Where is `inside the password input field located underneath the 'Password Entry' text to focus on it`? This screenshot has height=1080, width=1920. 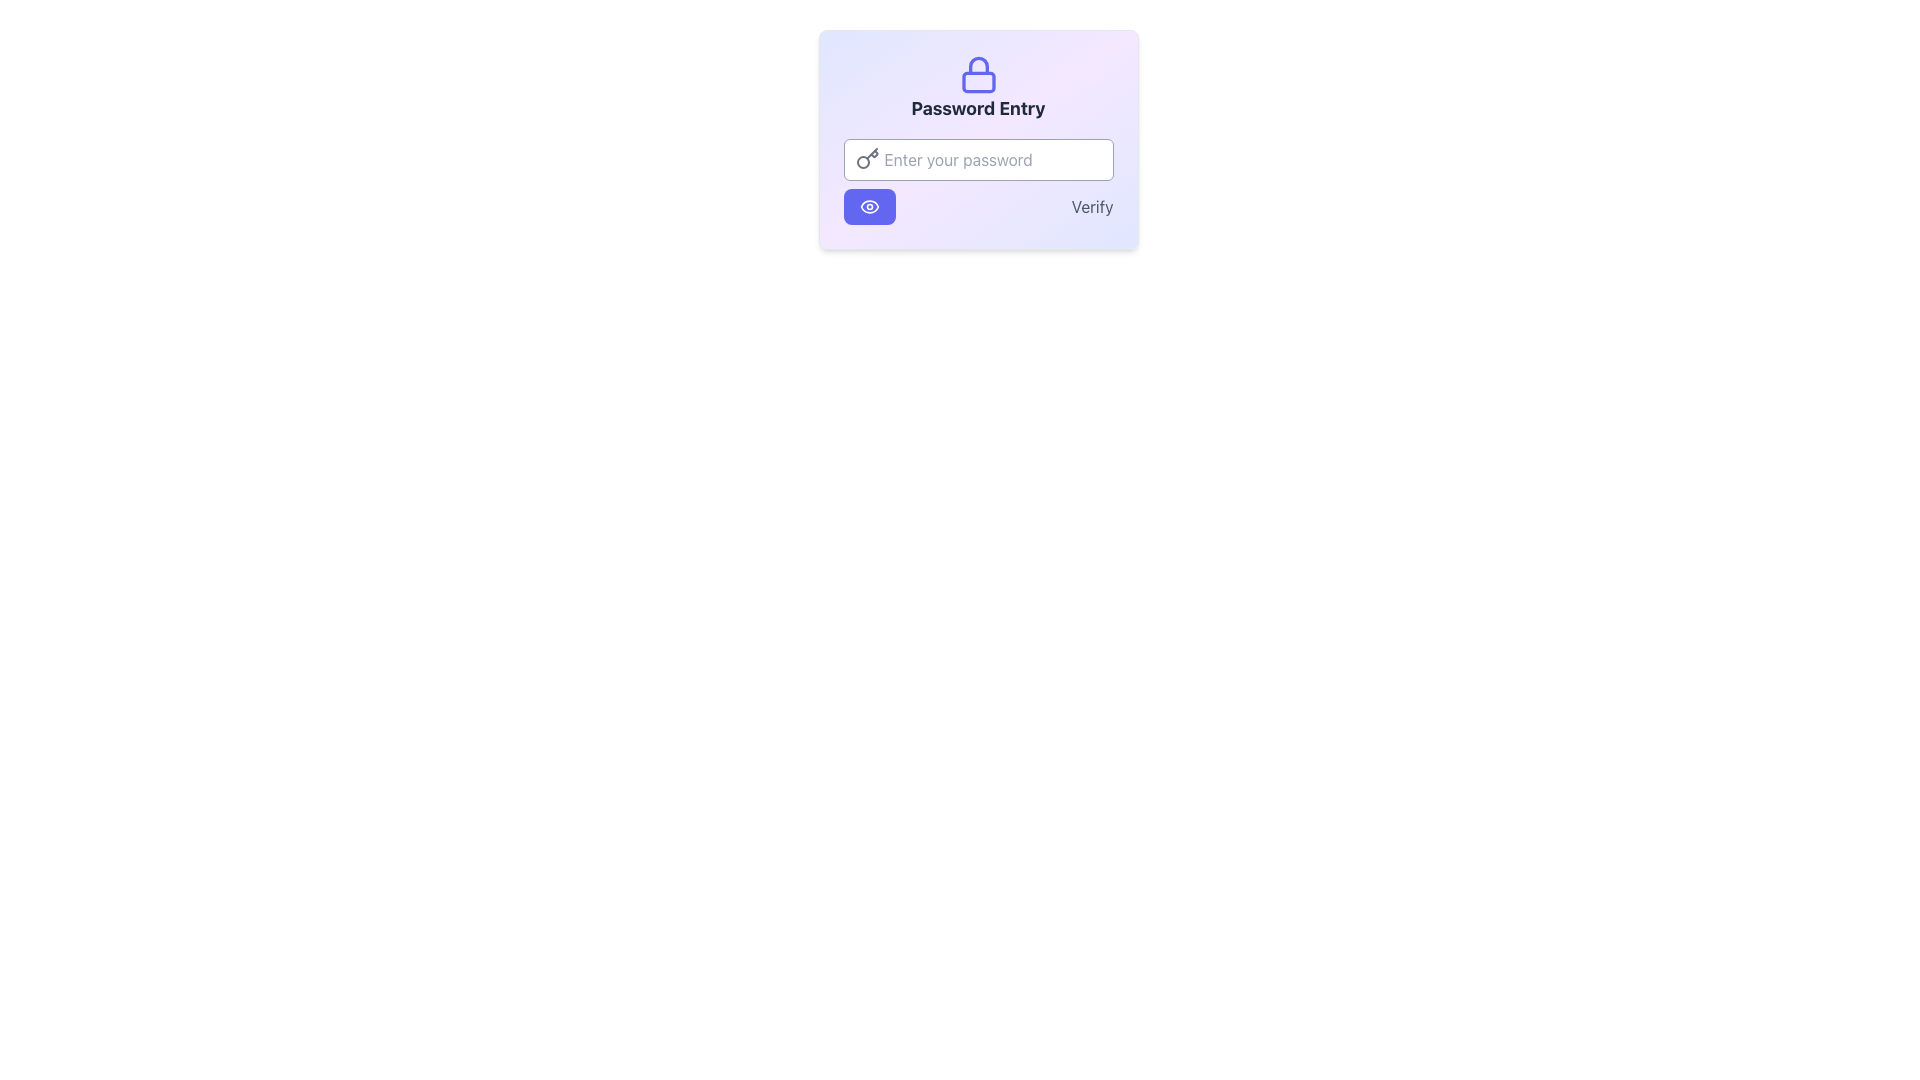 inside the password input field located underneath the 'Password Entry' text to focus on it is located at coordinates (978, 158).